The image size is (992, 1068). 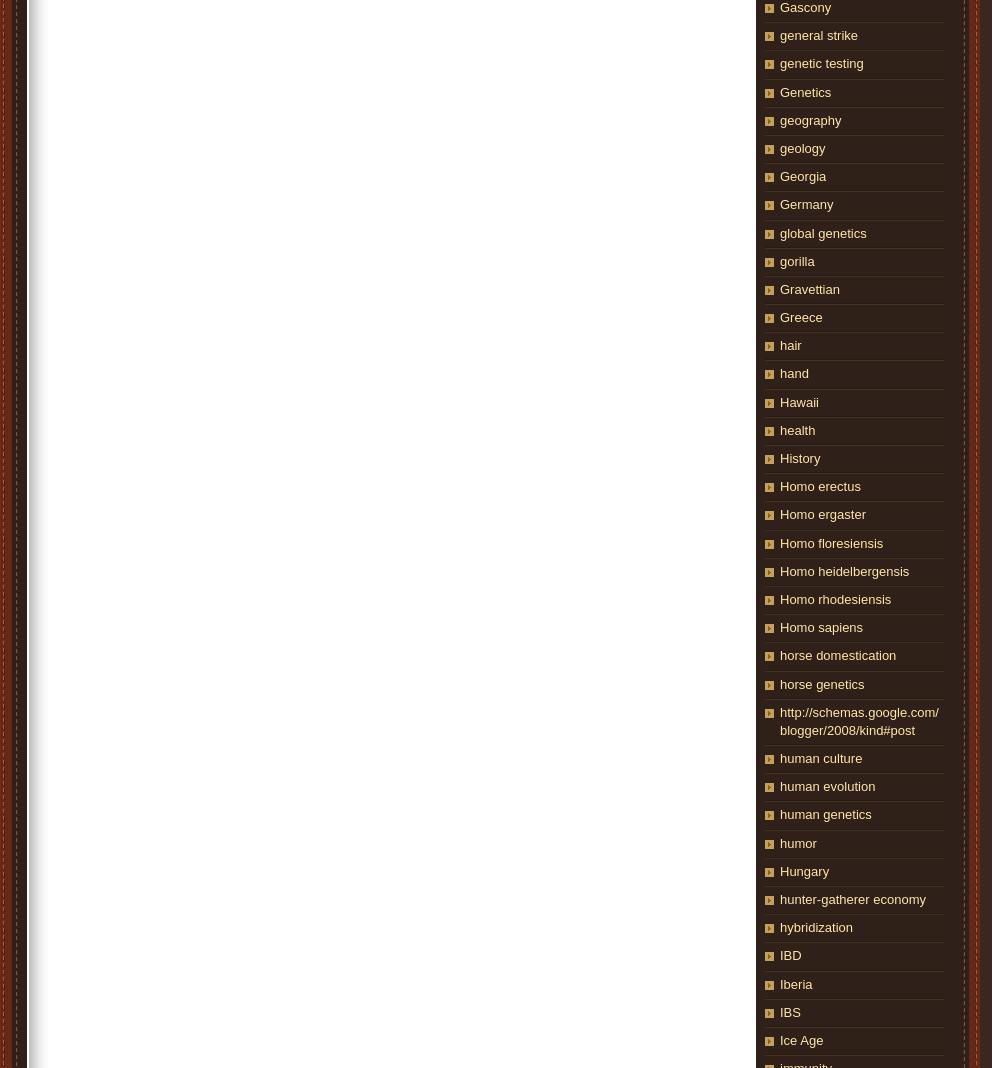 I want to click on 'Hawaii', so click(x=799, y=400).